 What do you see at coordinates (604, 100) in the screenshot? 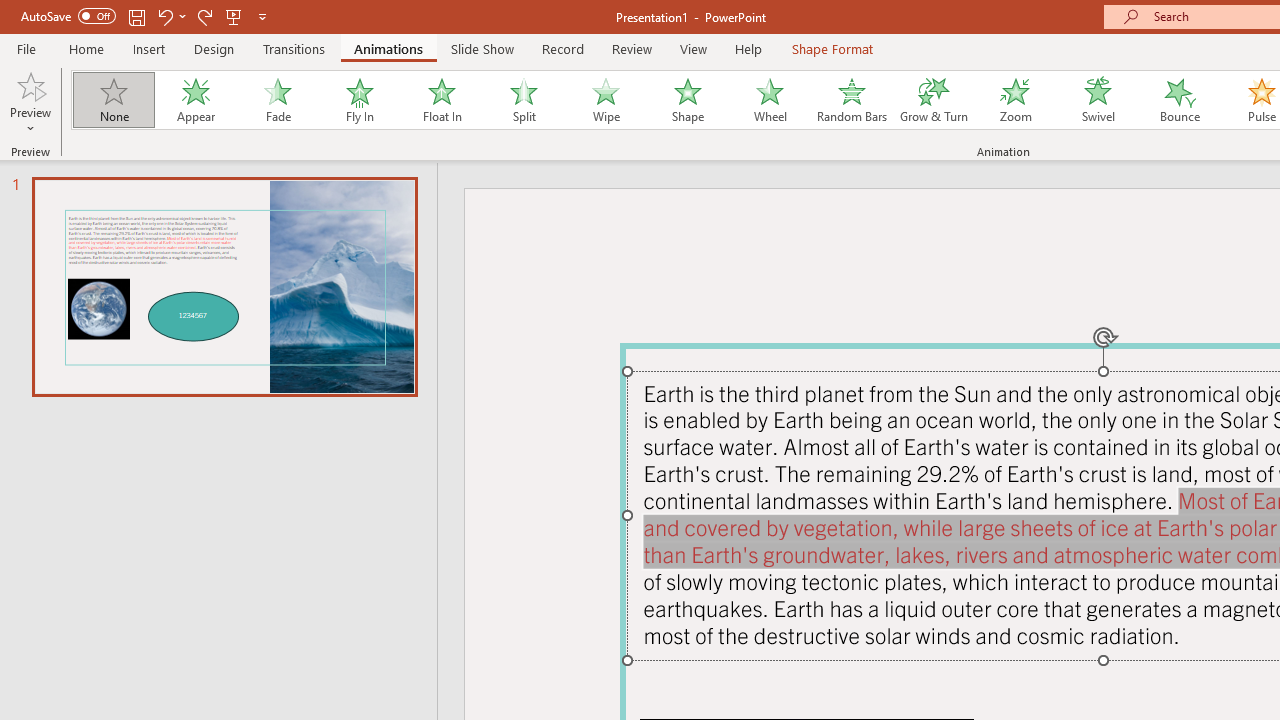
I see `'Wipe'` at bounding box center [604, 100].